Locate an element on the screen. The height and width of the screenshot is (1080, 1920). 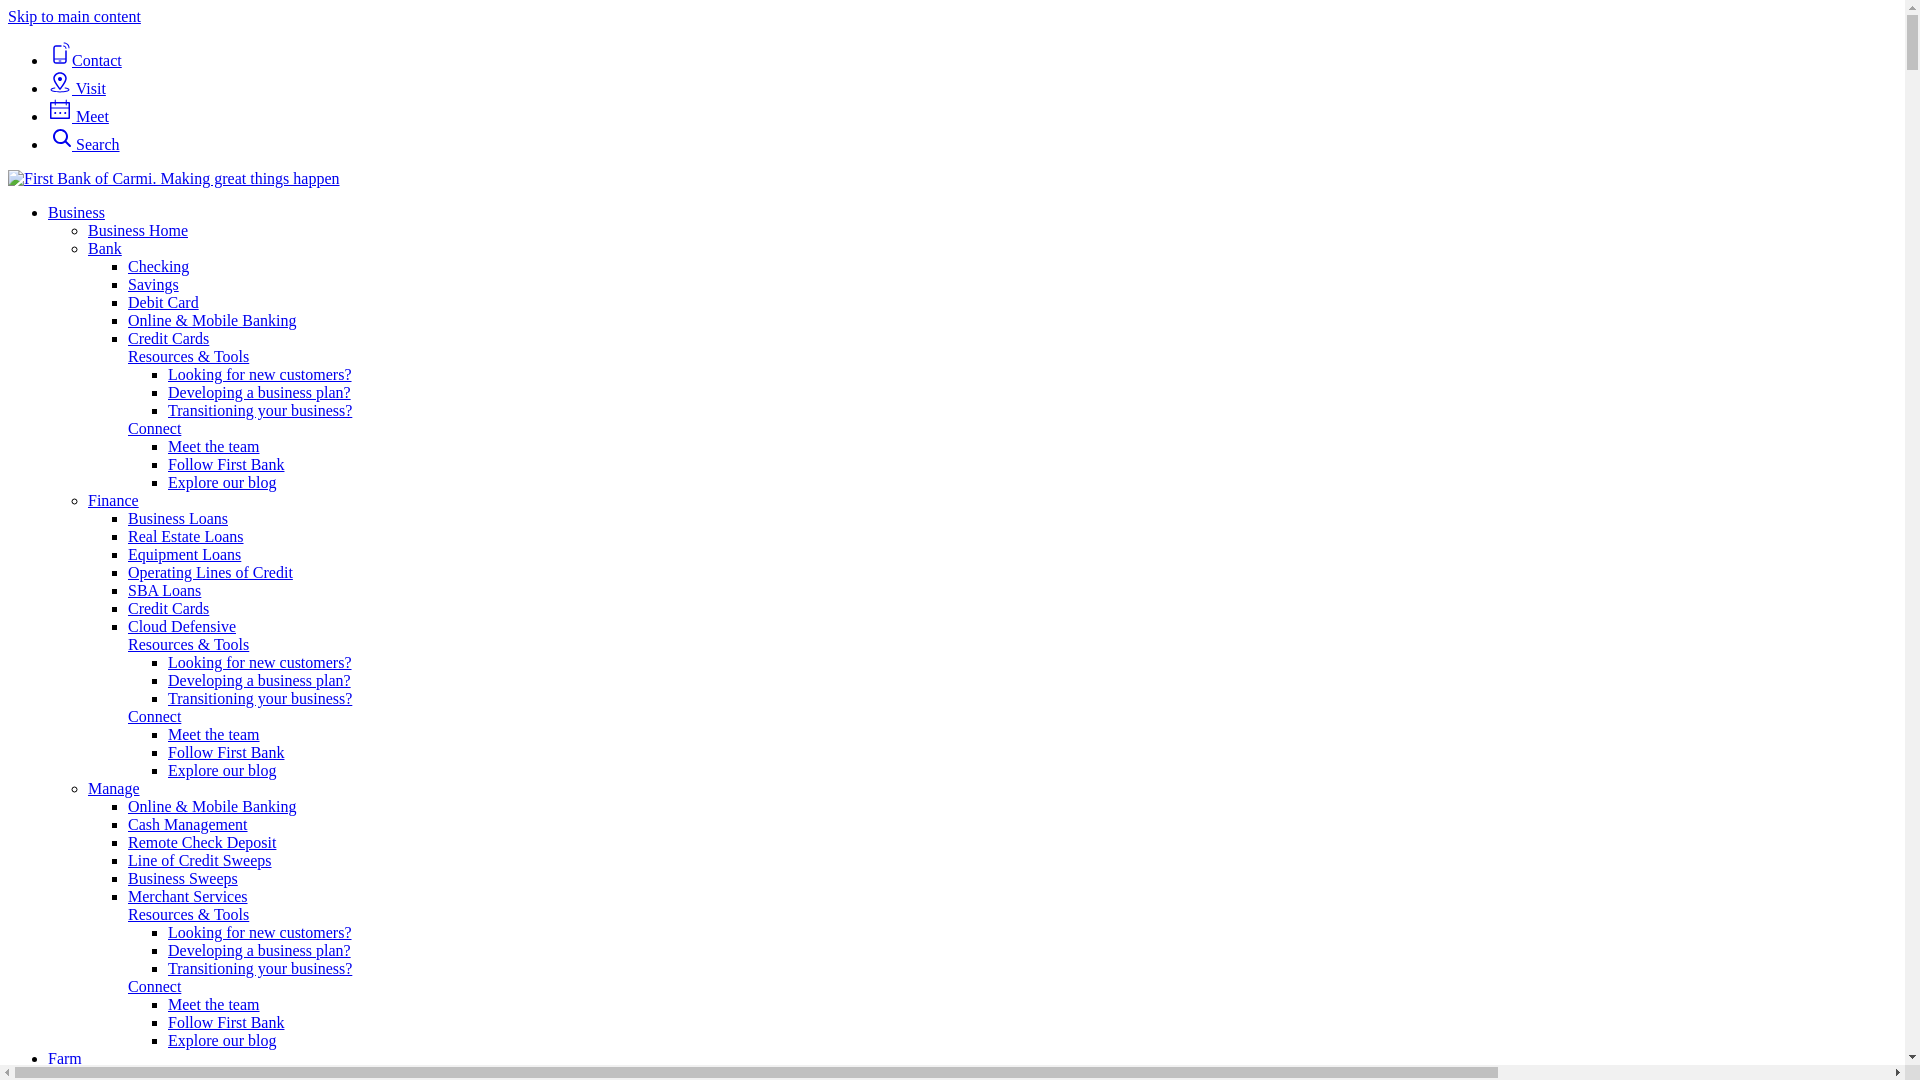
'Explore our blog' is located at coordinates (221, 1039).